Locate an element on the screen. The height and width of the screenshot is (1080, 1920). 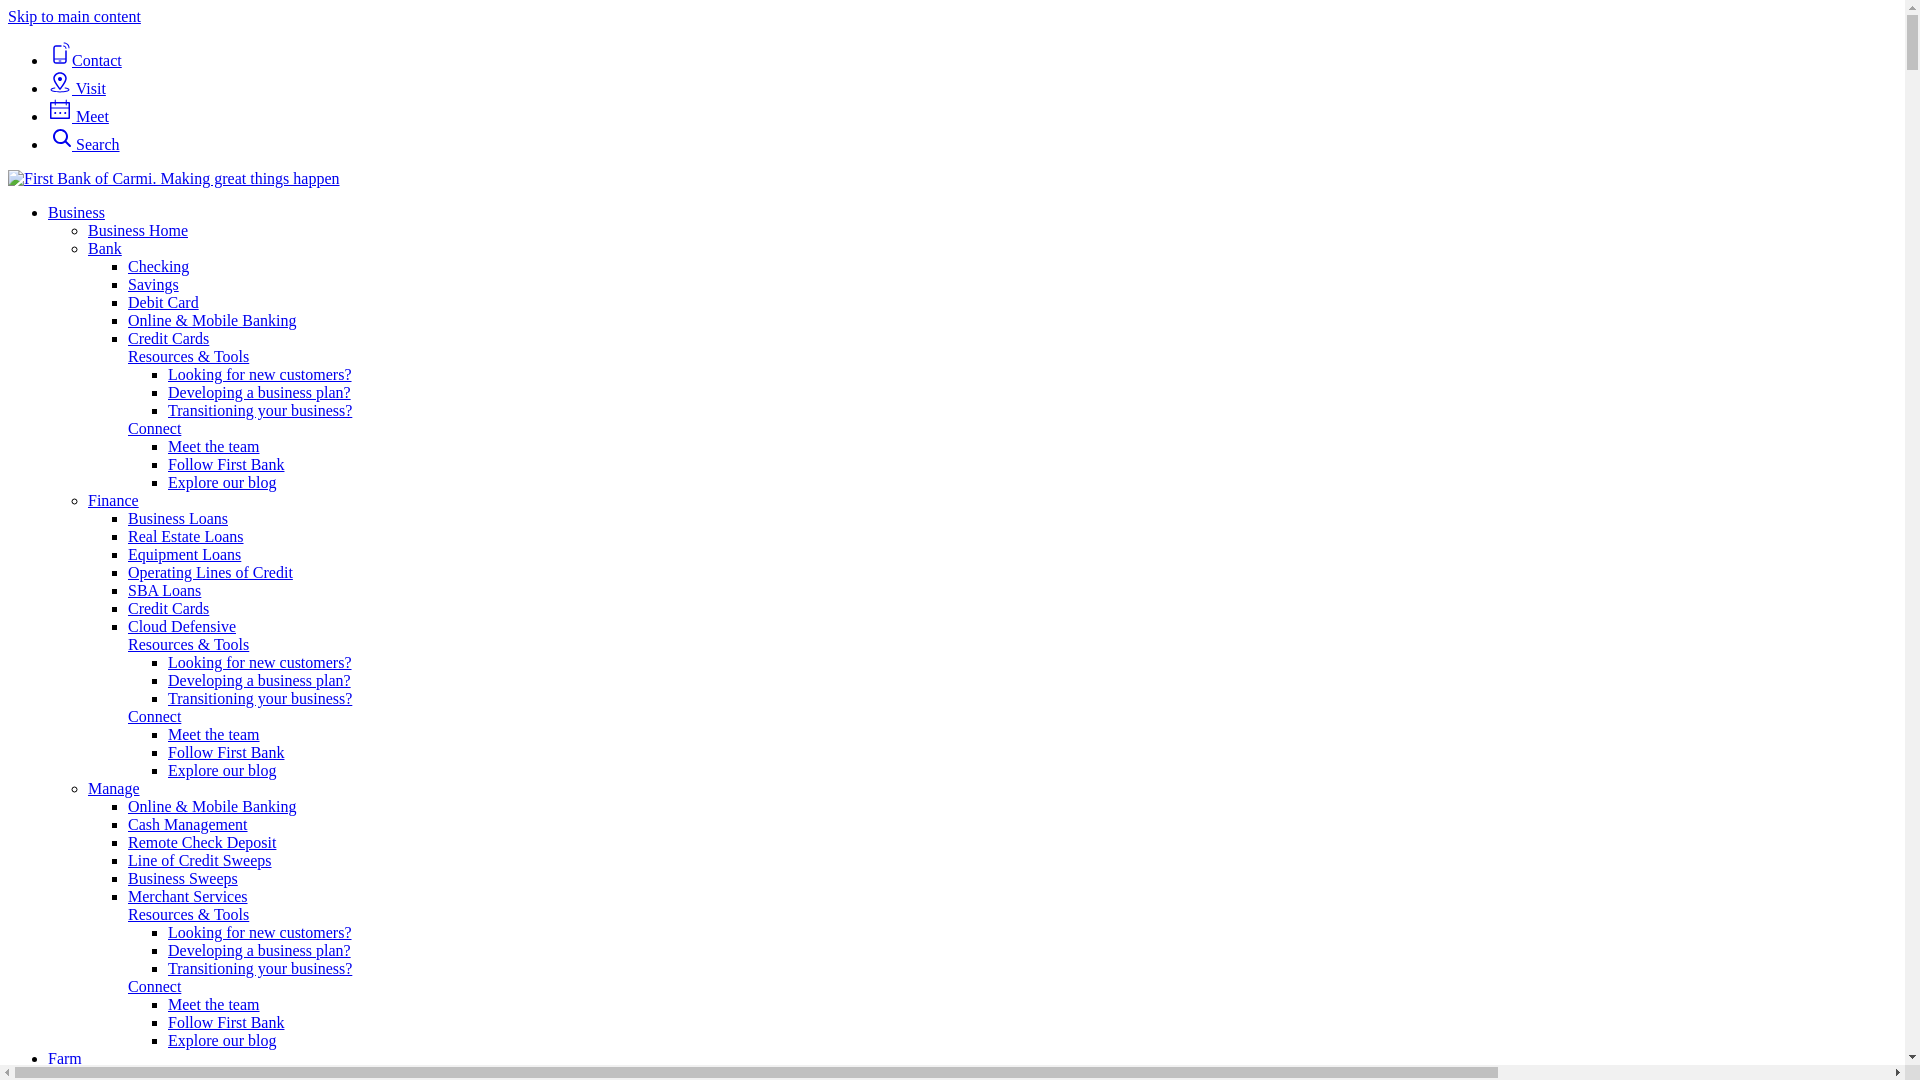
'Explore our blog' is located at coordinates (221, 1039).